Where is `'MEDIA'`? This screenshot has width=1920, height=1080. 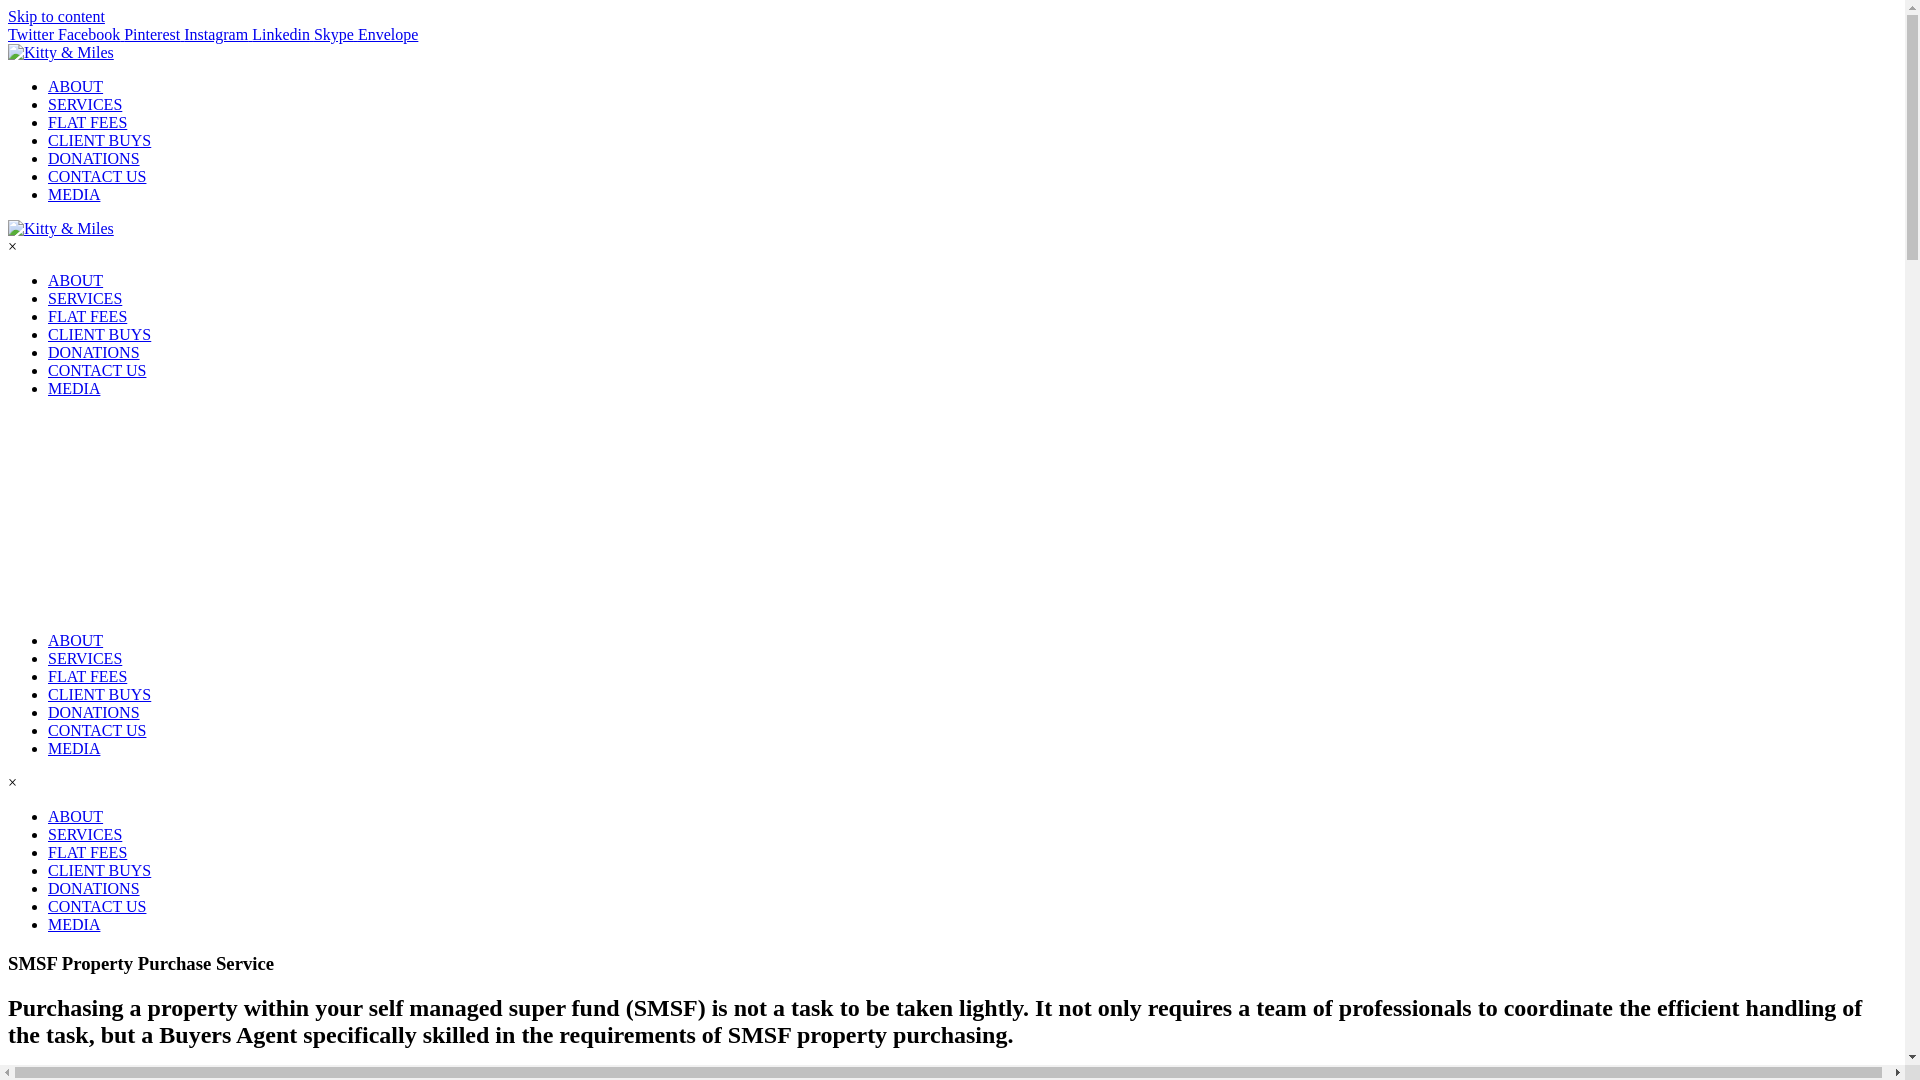
'MEDIA' is located at coordinates (48, 924).